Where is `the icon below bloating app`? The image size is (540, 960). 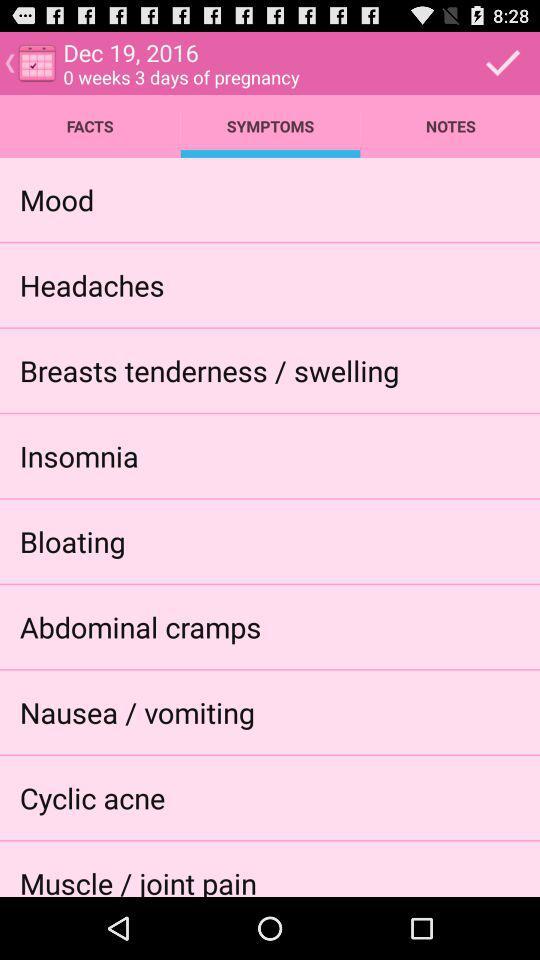 the icon below bloating app is located at coordinates (139, 625).